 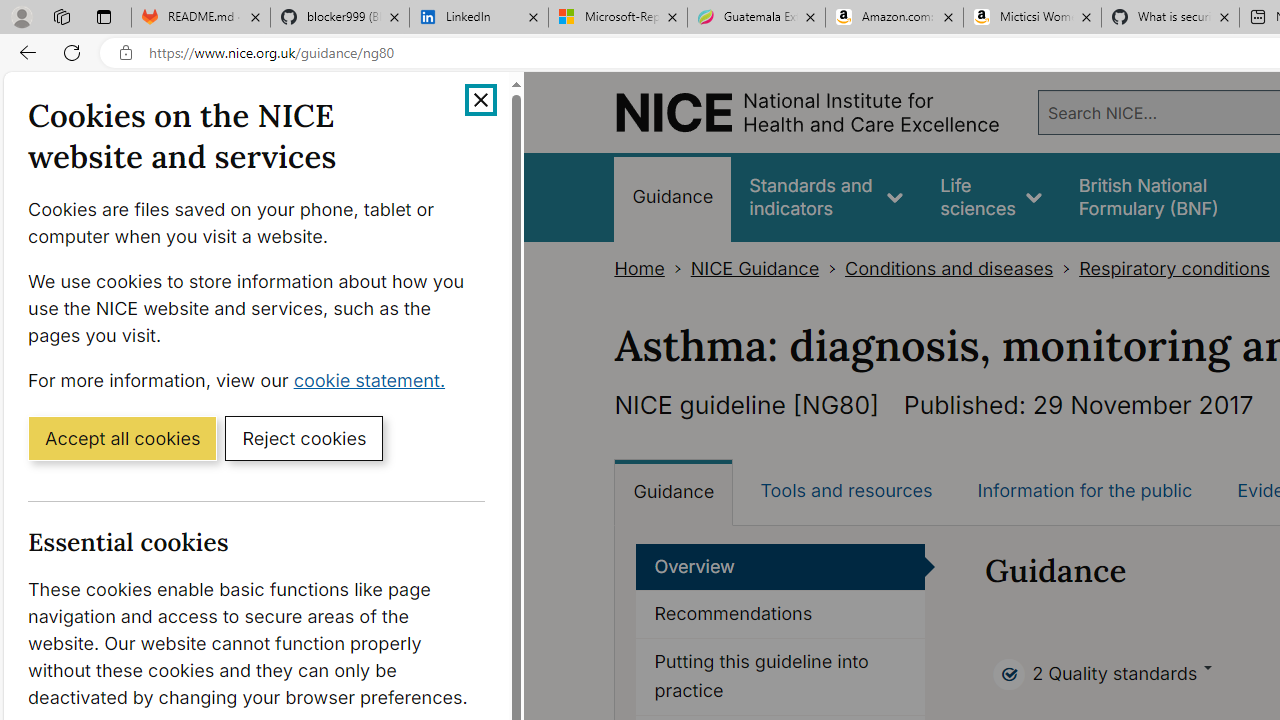 What do you see at coordinates (767, 268) in the screenshot?
I see `'NICE Guidance>'` at bounding box center [767, 268].